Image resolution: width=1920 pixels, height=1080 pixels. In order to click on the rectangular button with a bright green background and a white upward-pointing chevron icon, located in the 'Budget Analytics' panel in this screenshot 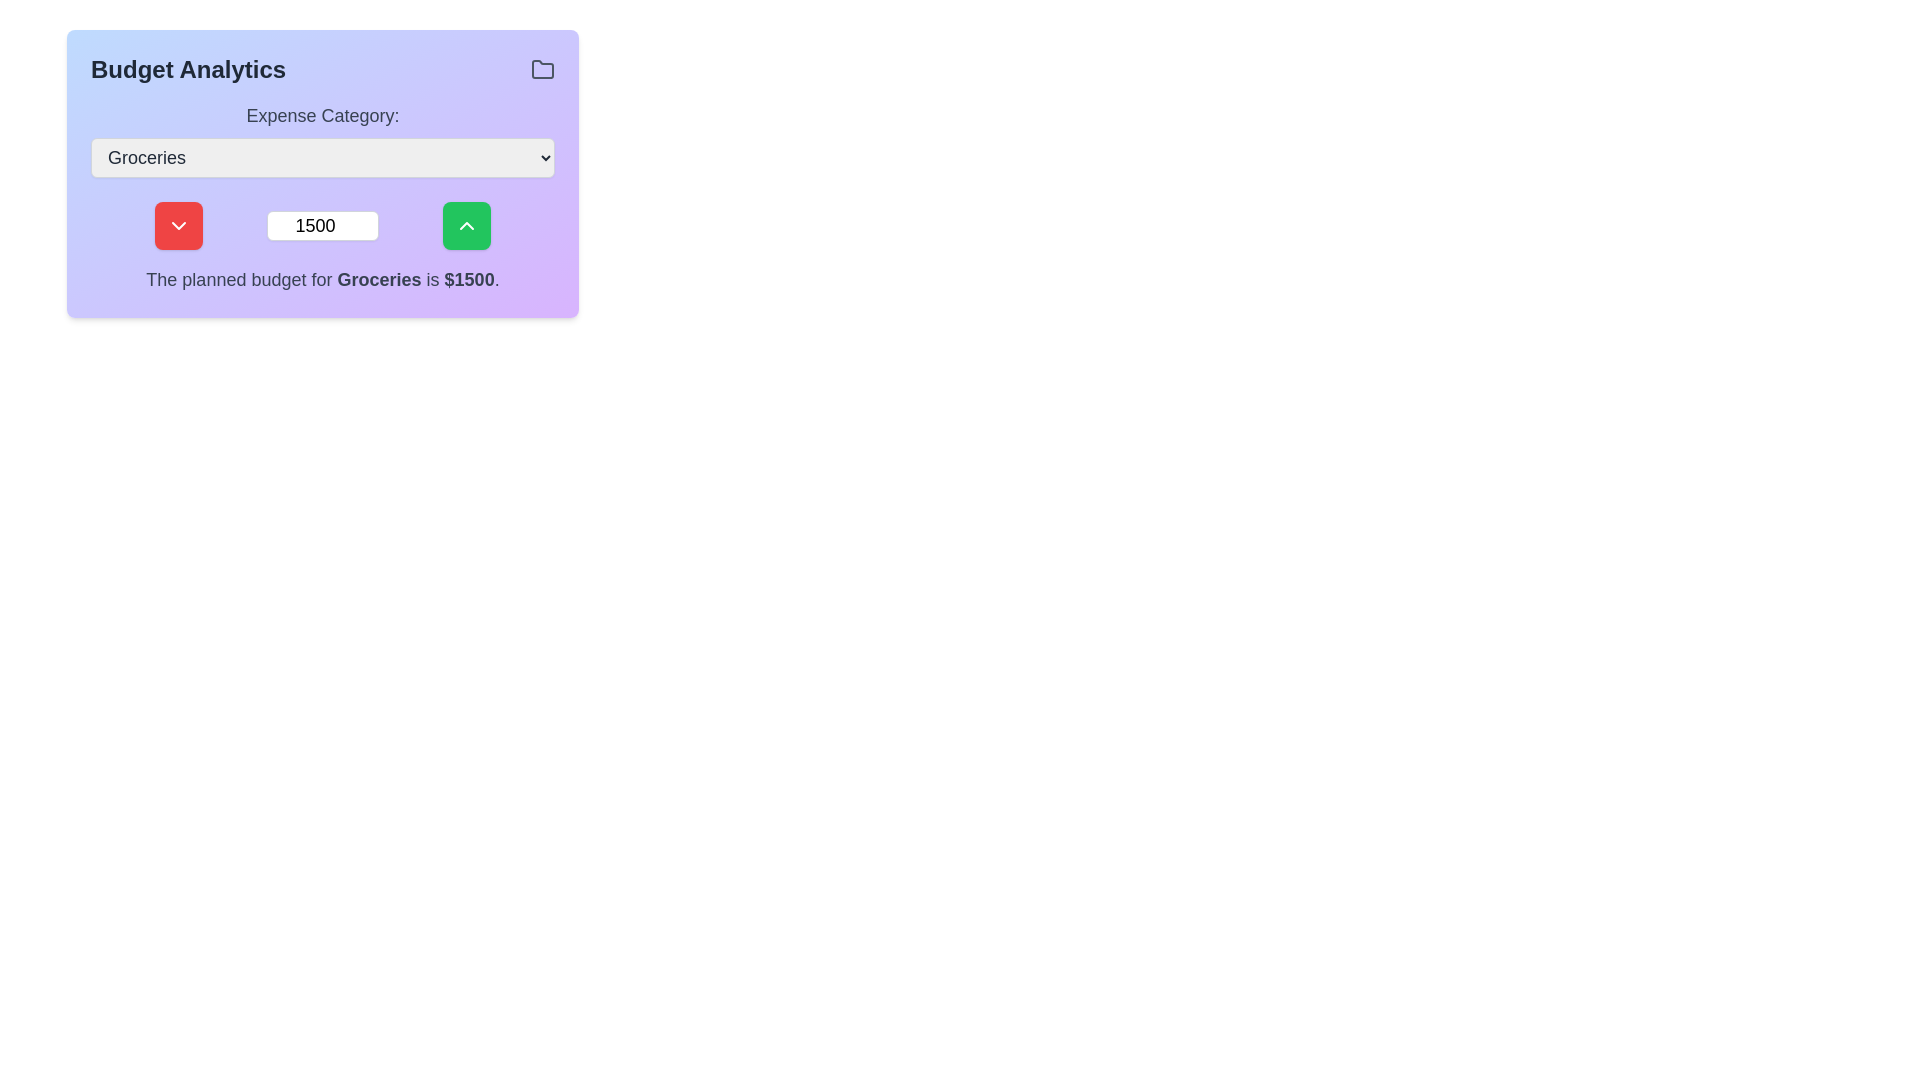, I will do `click(465, 225)`.